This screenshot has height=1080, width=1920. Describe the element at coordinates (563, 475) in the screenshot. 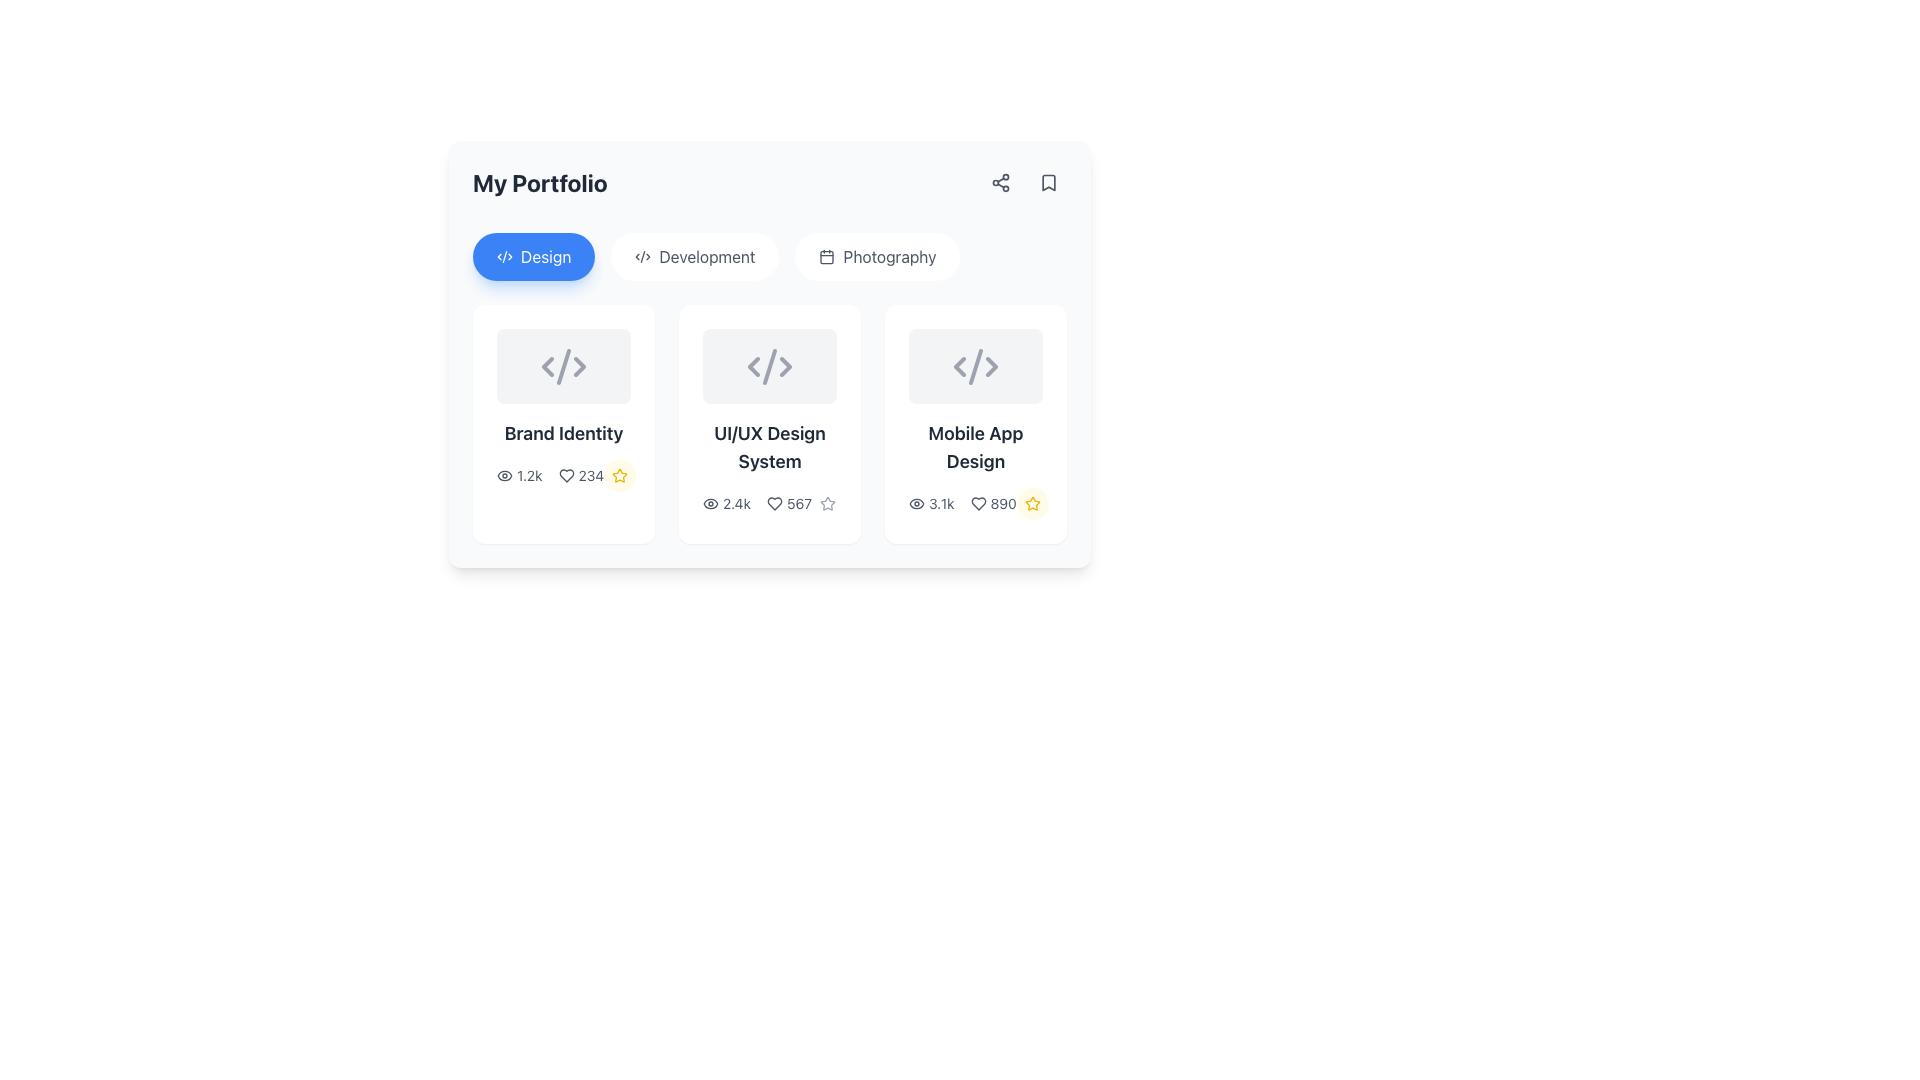

I see `the interactive icons representing views, likes, and favorites in the lower section of the first card titled 'Brand Identity' in the 'Design' category` at that location.